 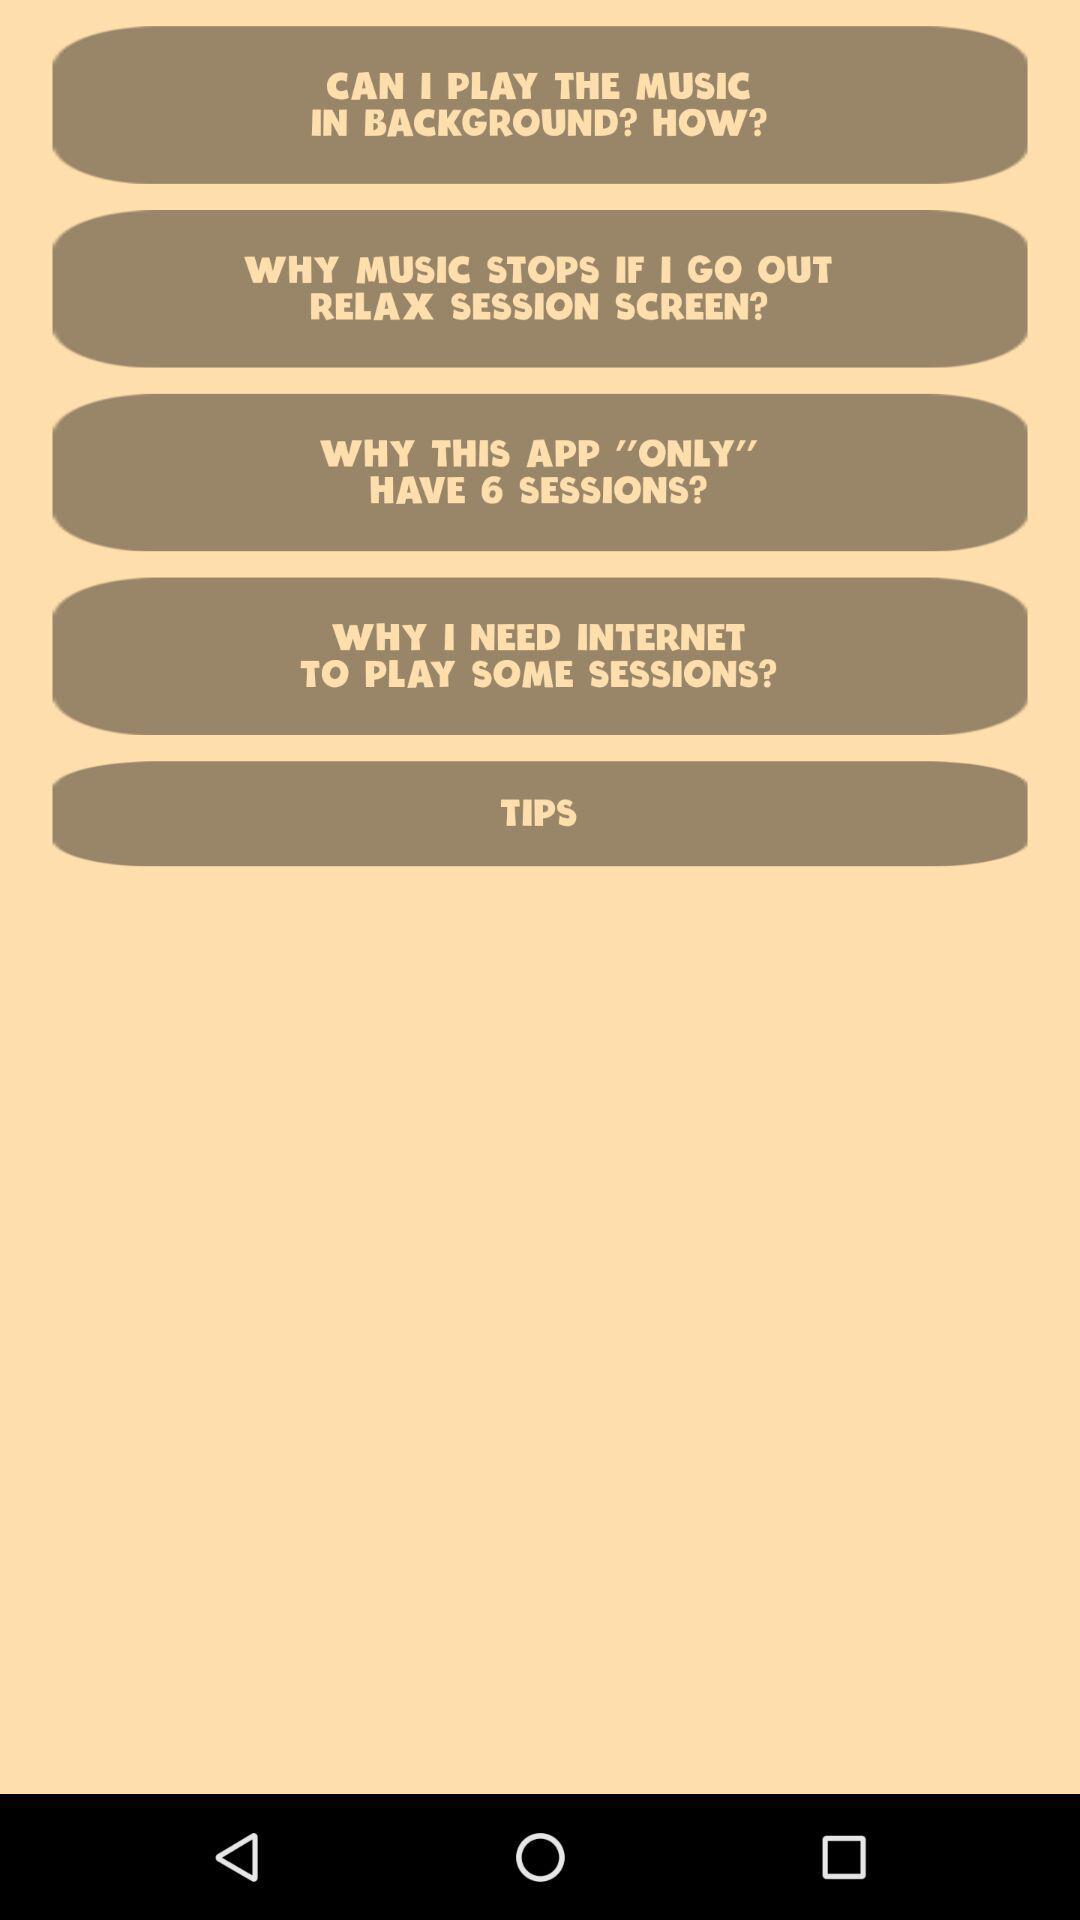 I want to click on the tips item, so click(x=540, y=813).